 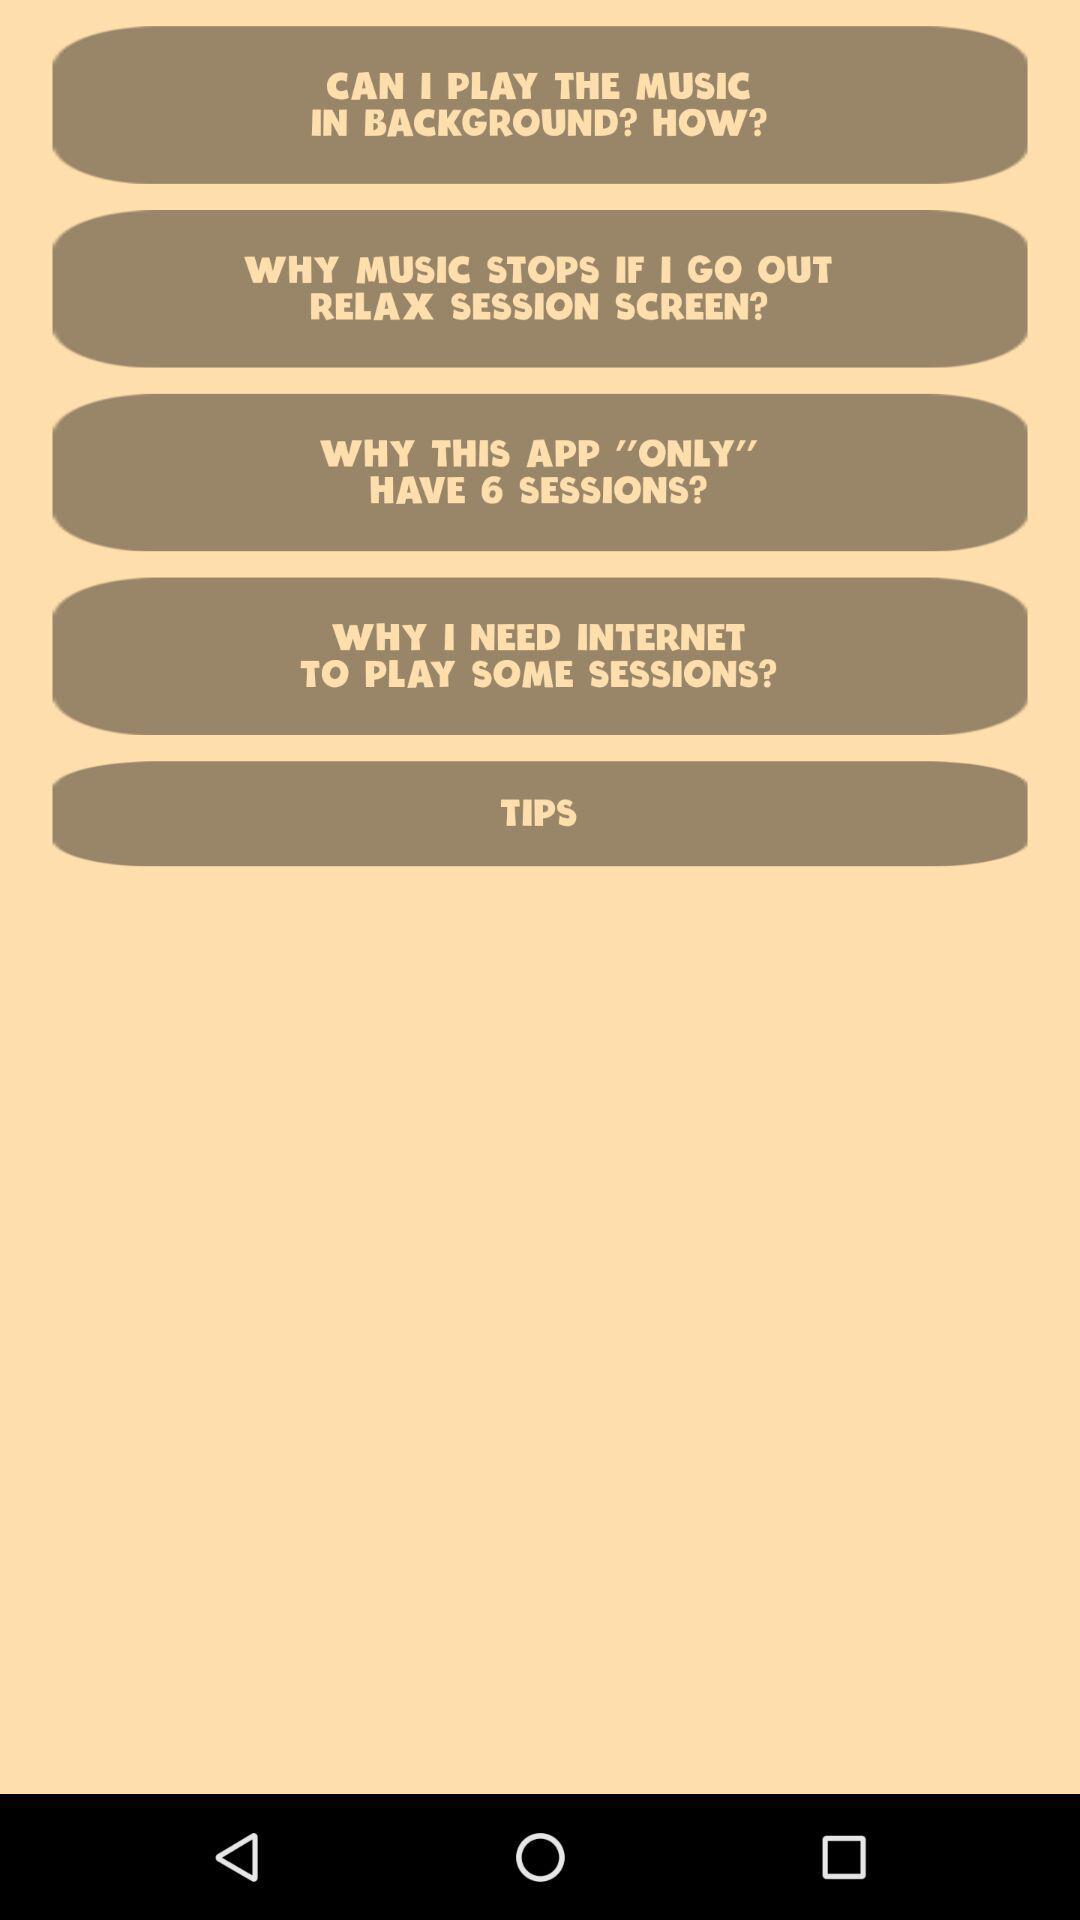 I want to click on the tips item, so click(x=540, y=813).